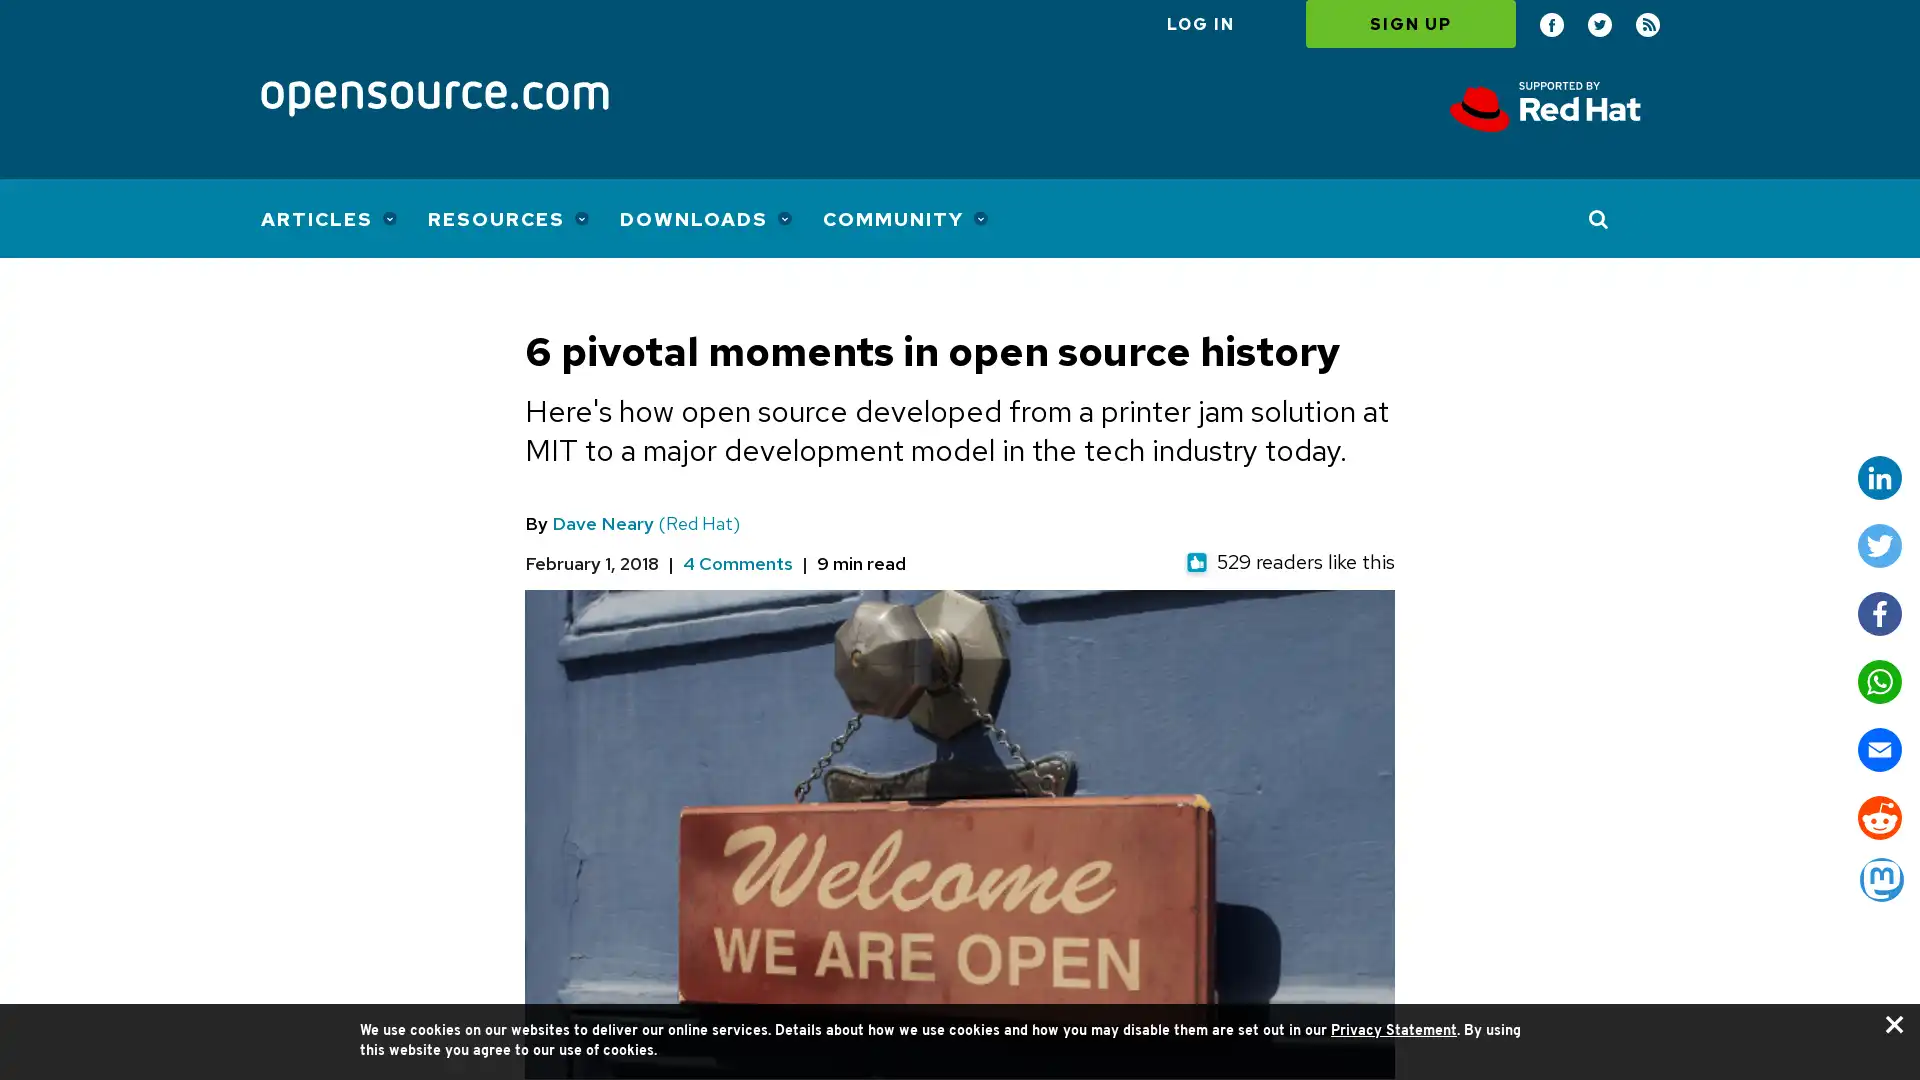 The width and height of the screenshot is (1920, 1080). What do you see at coordinates (1880, 878) in the screenshot?
I see `MASTODON` at bounding box center [1880, 878].